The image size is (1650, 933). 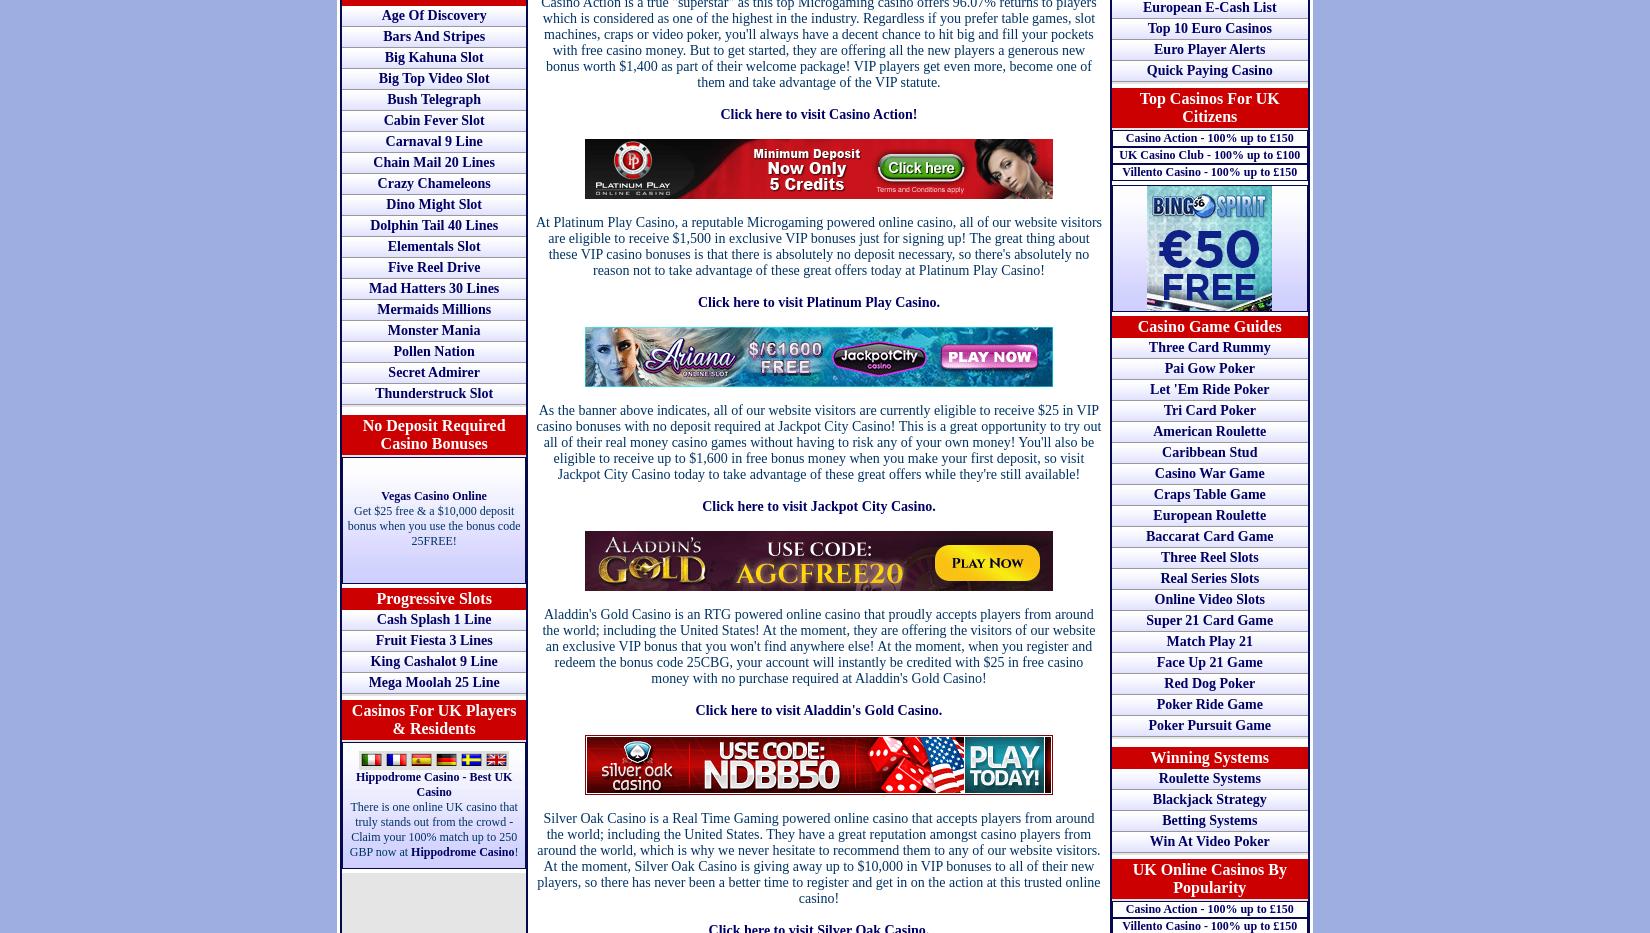 What do you see at coordinates (1209, 389) in the screenshot?
I see `'Let 'em Ride Poker'` at bounding box center [1209, 389].